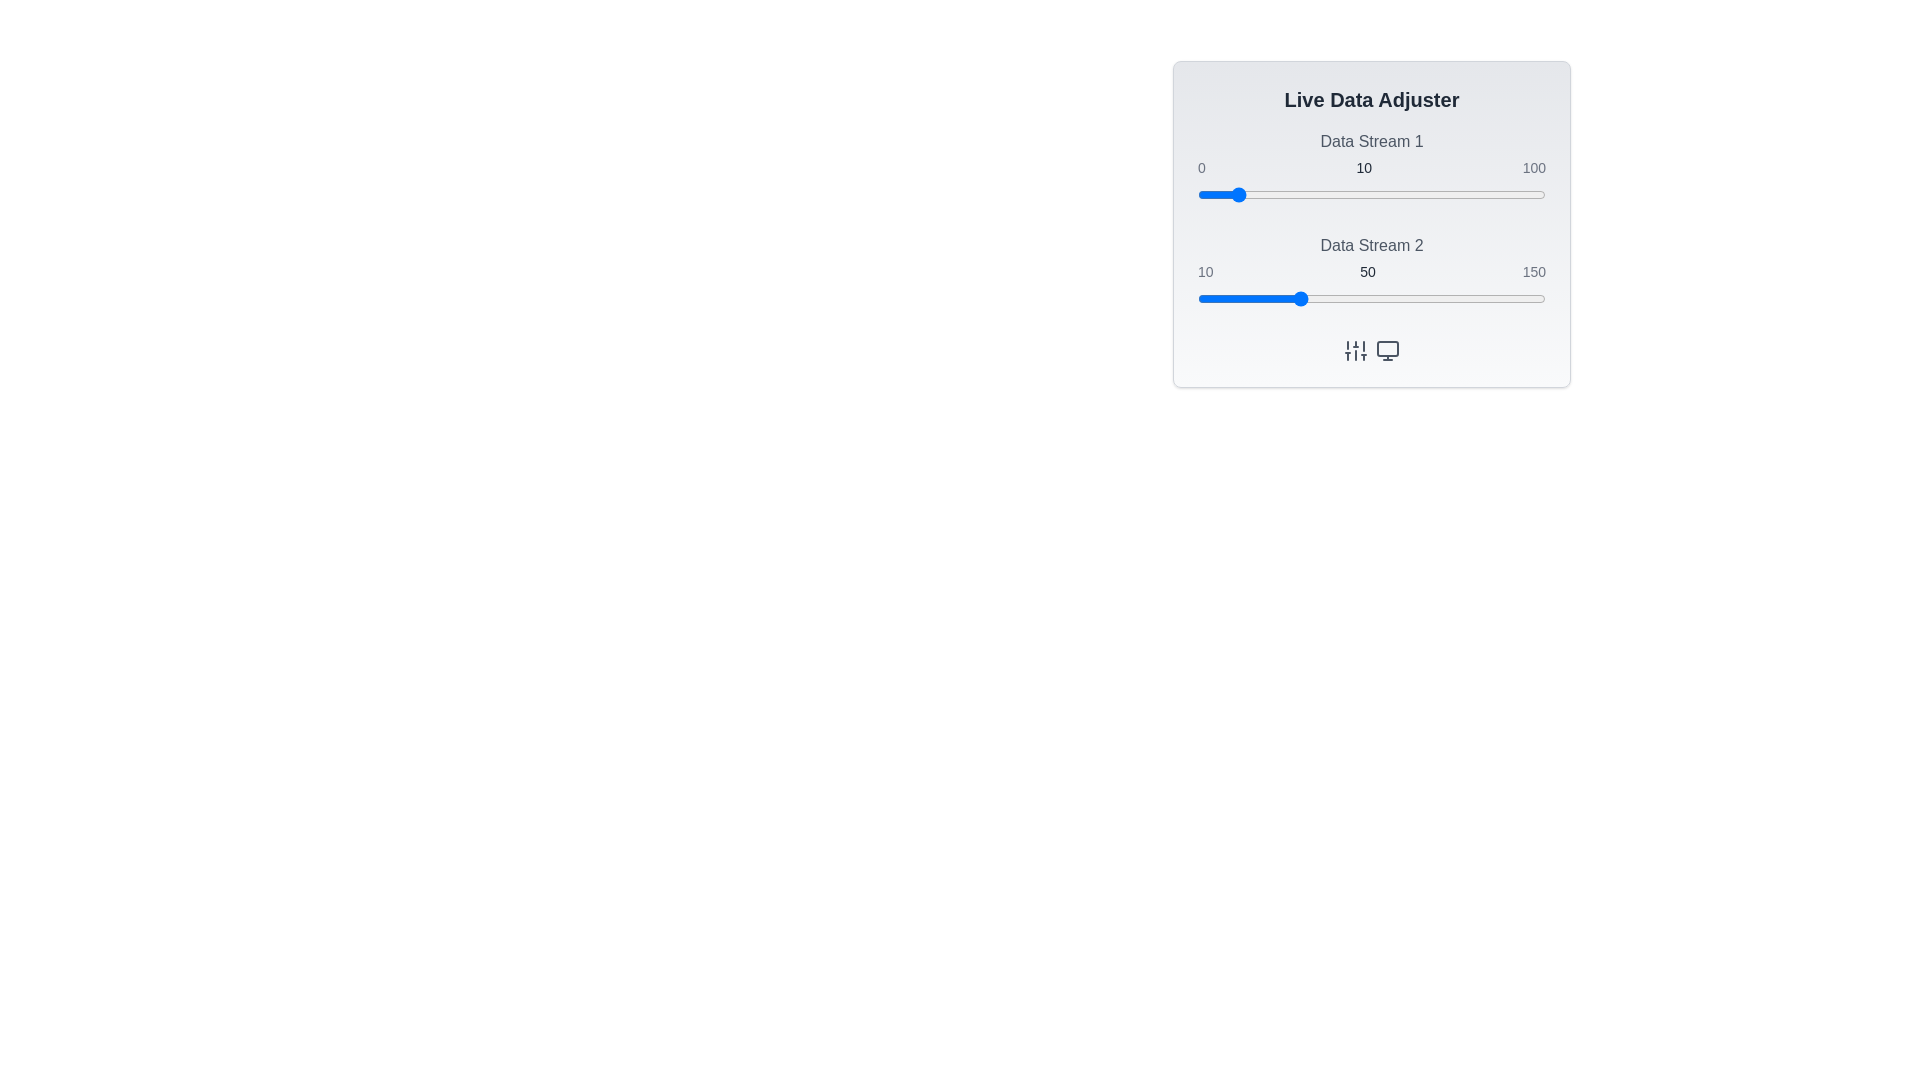  What do you see at coordinates (1376, 299) in the screenshot?
I see `the Data Stream 2 value` at bounding box center [1376, 299].